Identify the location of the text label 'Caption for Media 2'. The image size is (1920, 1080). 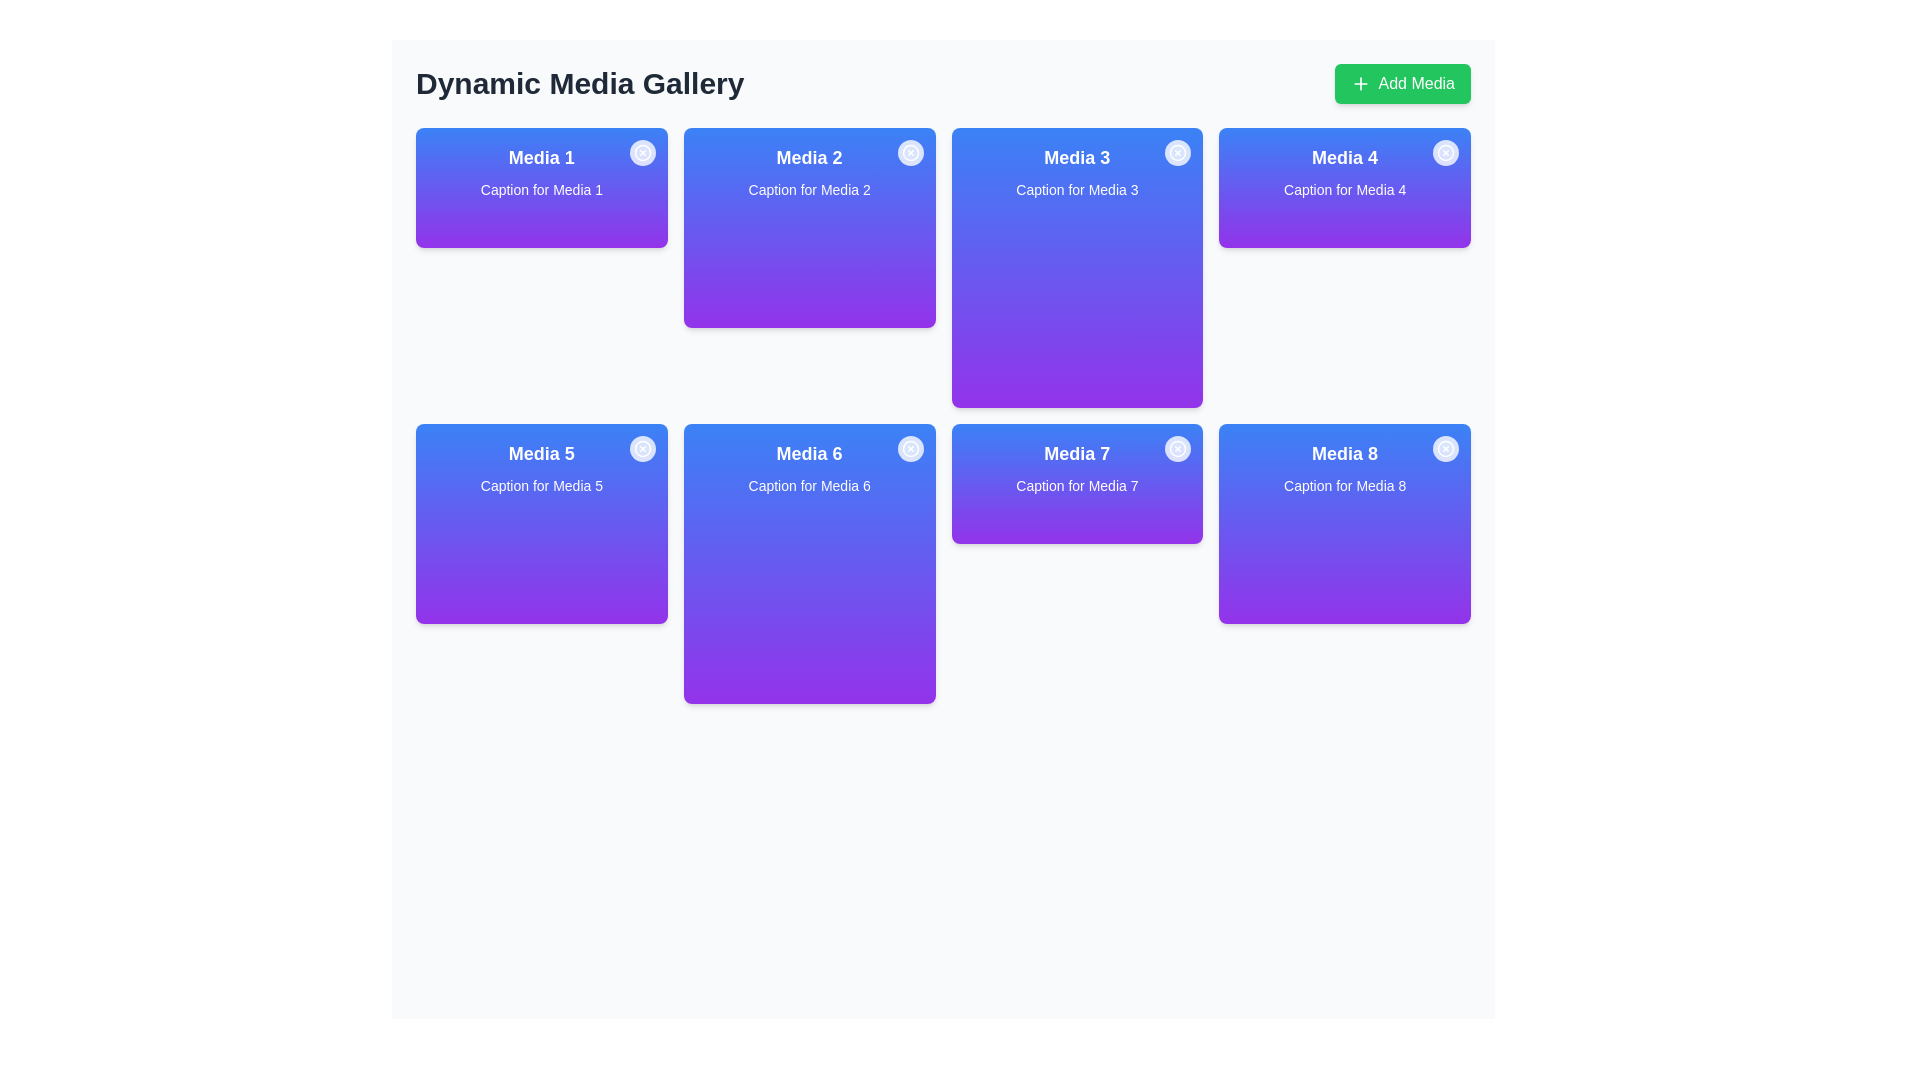
(809, 189).